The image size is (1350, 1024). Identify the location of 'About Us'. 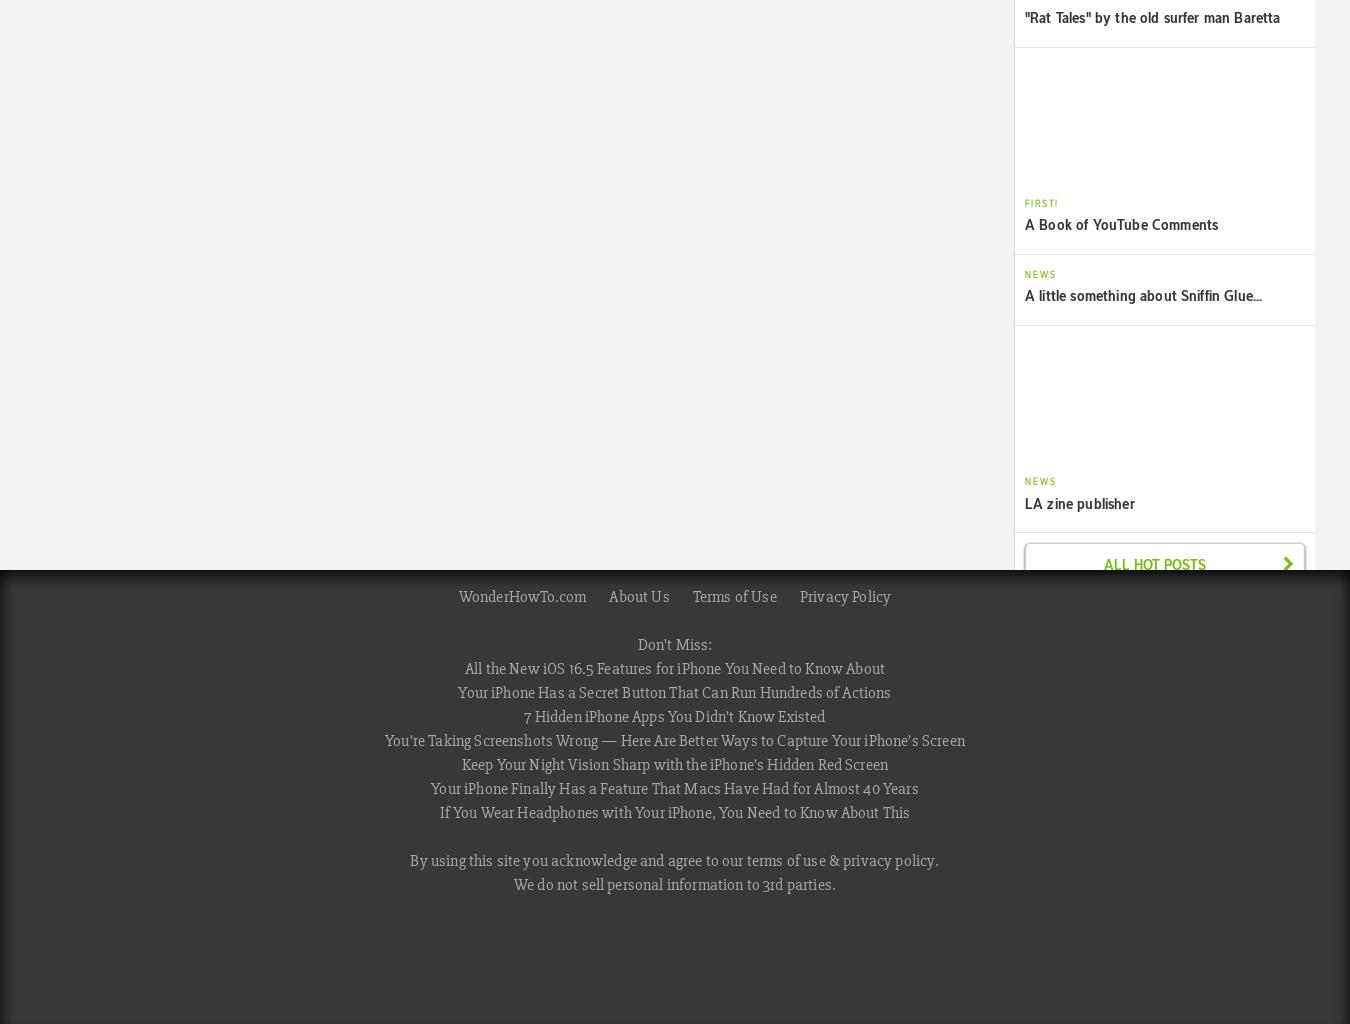
(638, 595).